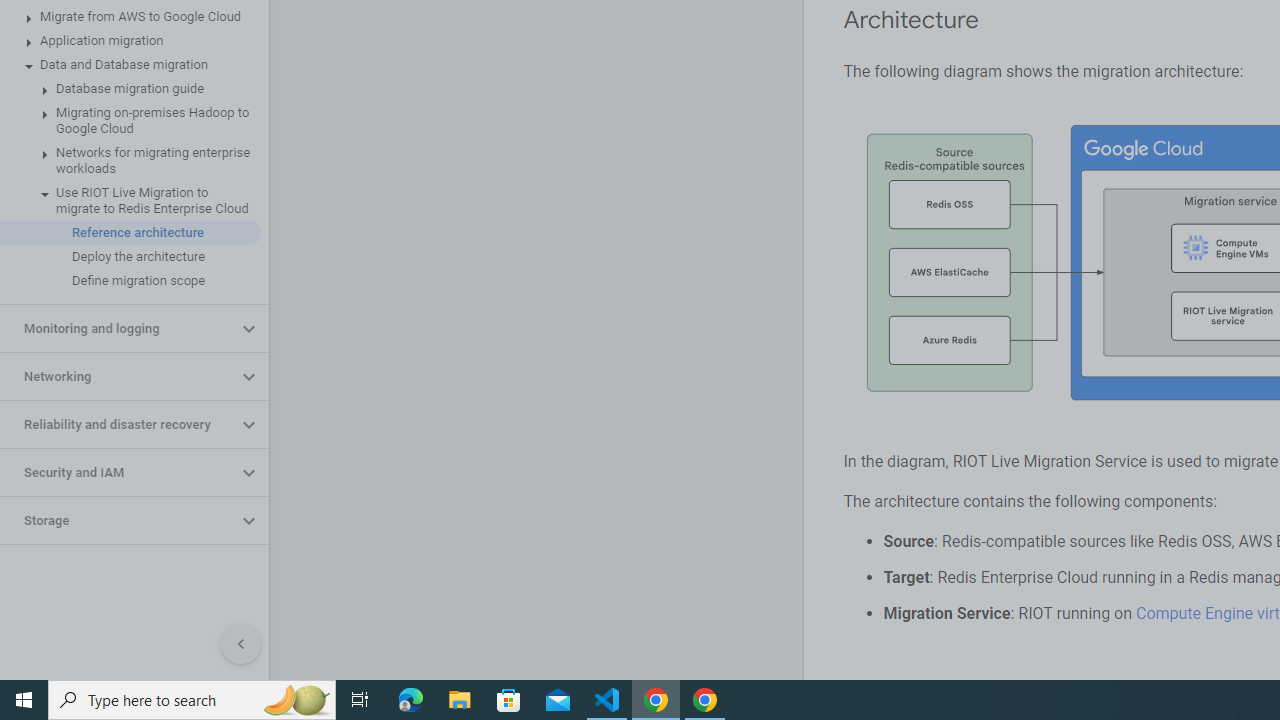 The height and width of the screenshot is (720, 1280). I want to click on 'Networks for migrating enterprise workloads', so click(129, 159).